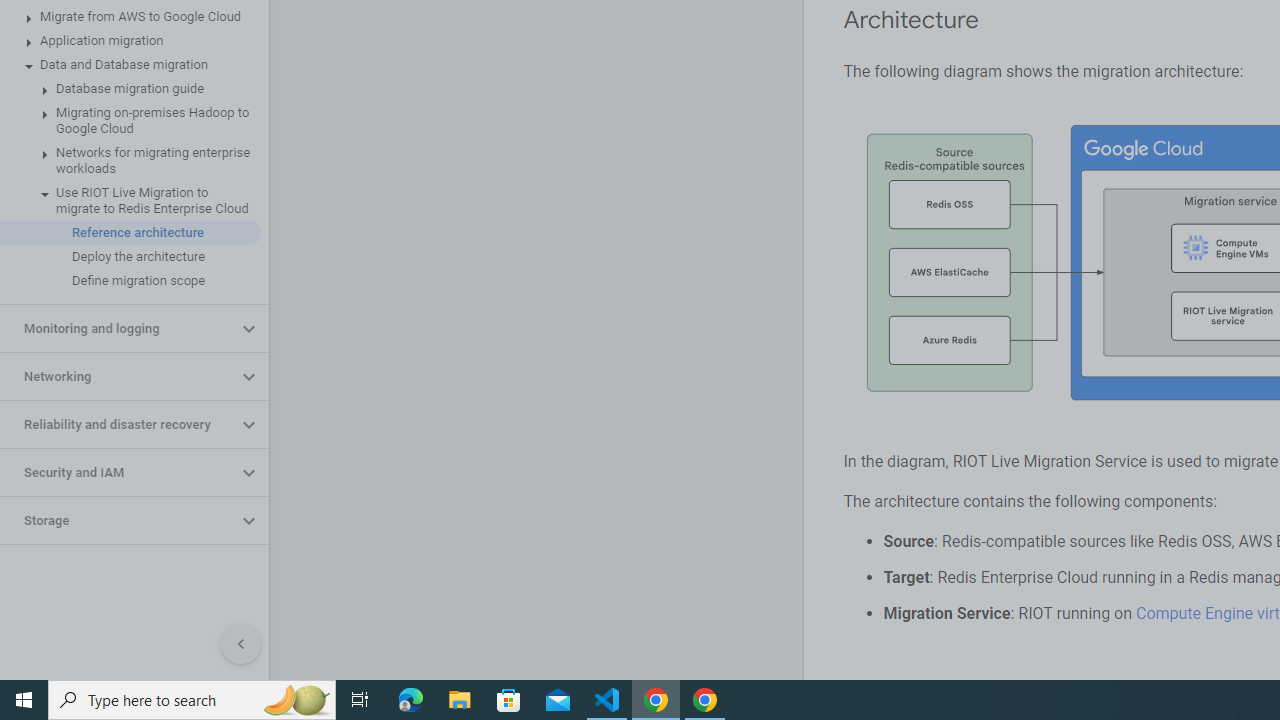 The height and width of the screenshot is (720, 1280). I want to click on 'Networks for migrating enterprise workloads', so click(129, 159).